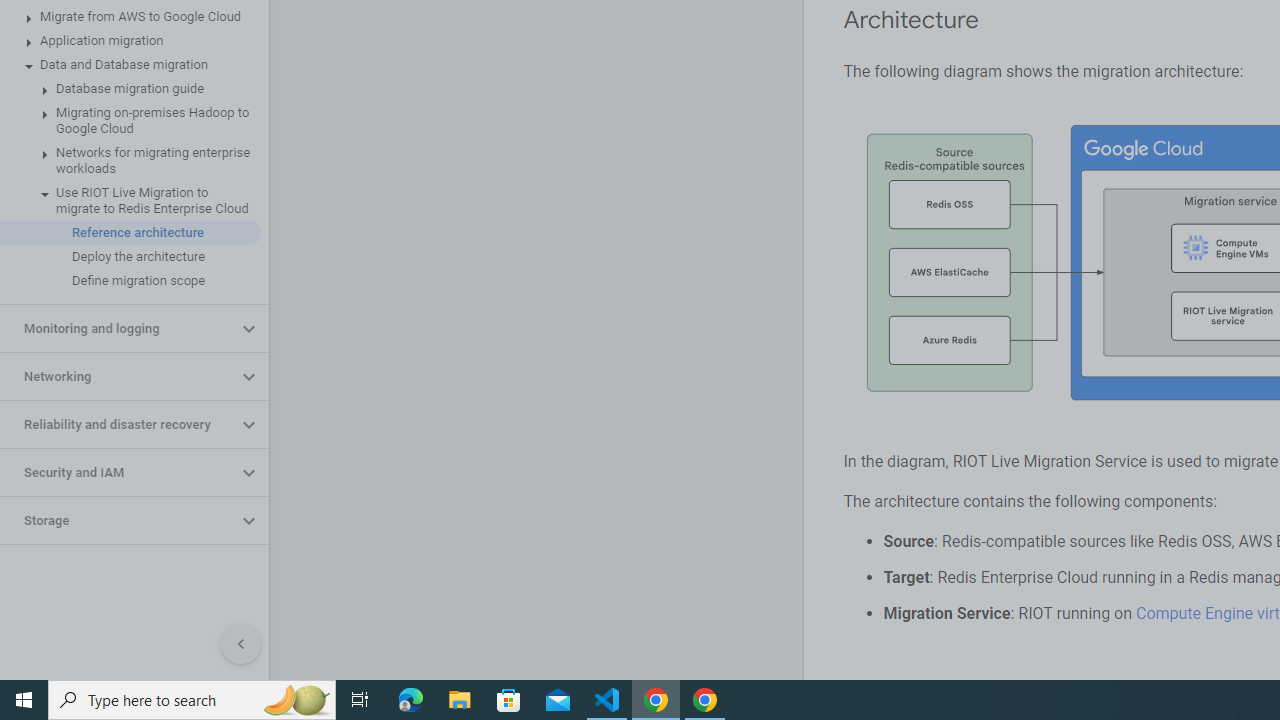 The height and width of the screenshot is (720, 1280). I want to click on 'Networks for migrating enterprise workloads', so click(129, 159).